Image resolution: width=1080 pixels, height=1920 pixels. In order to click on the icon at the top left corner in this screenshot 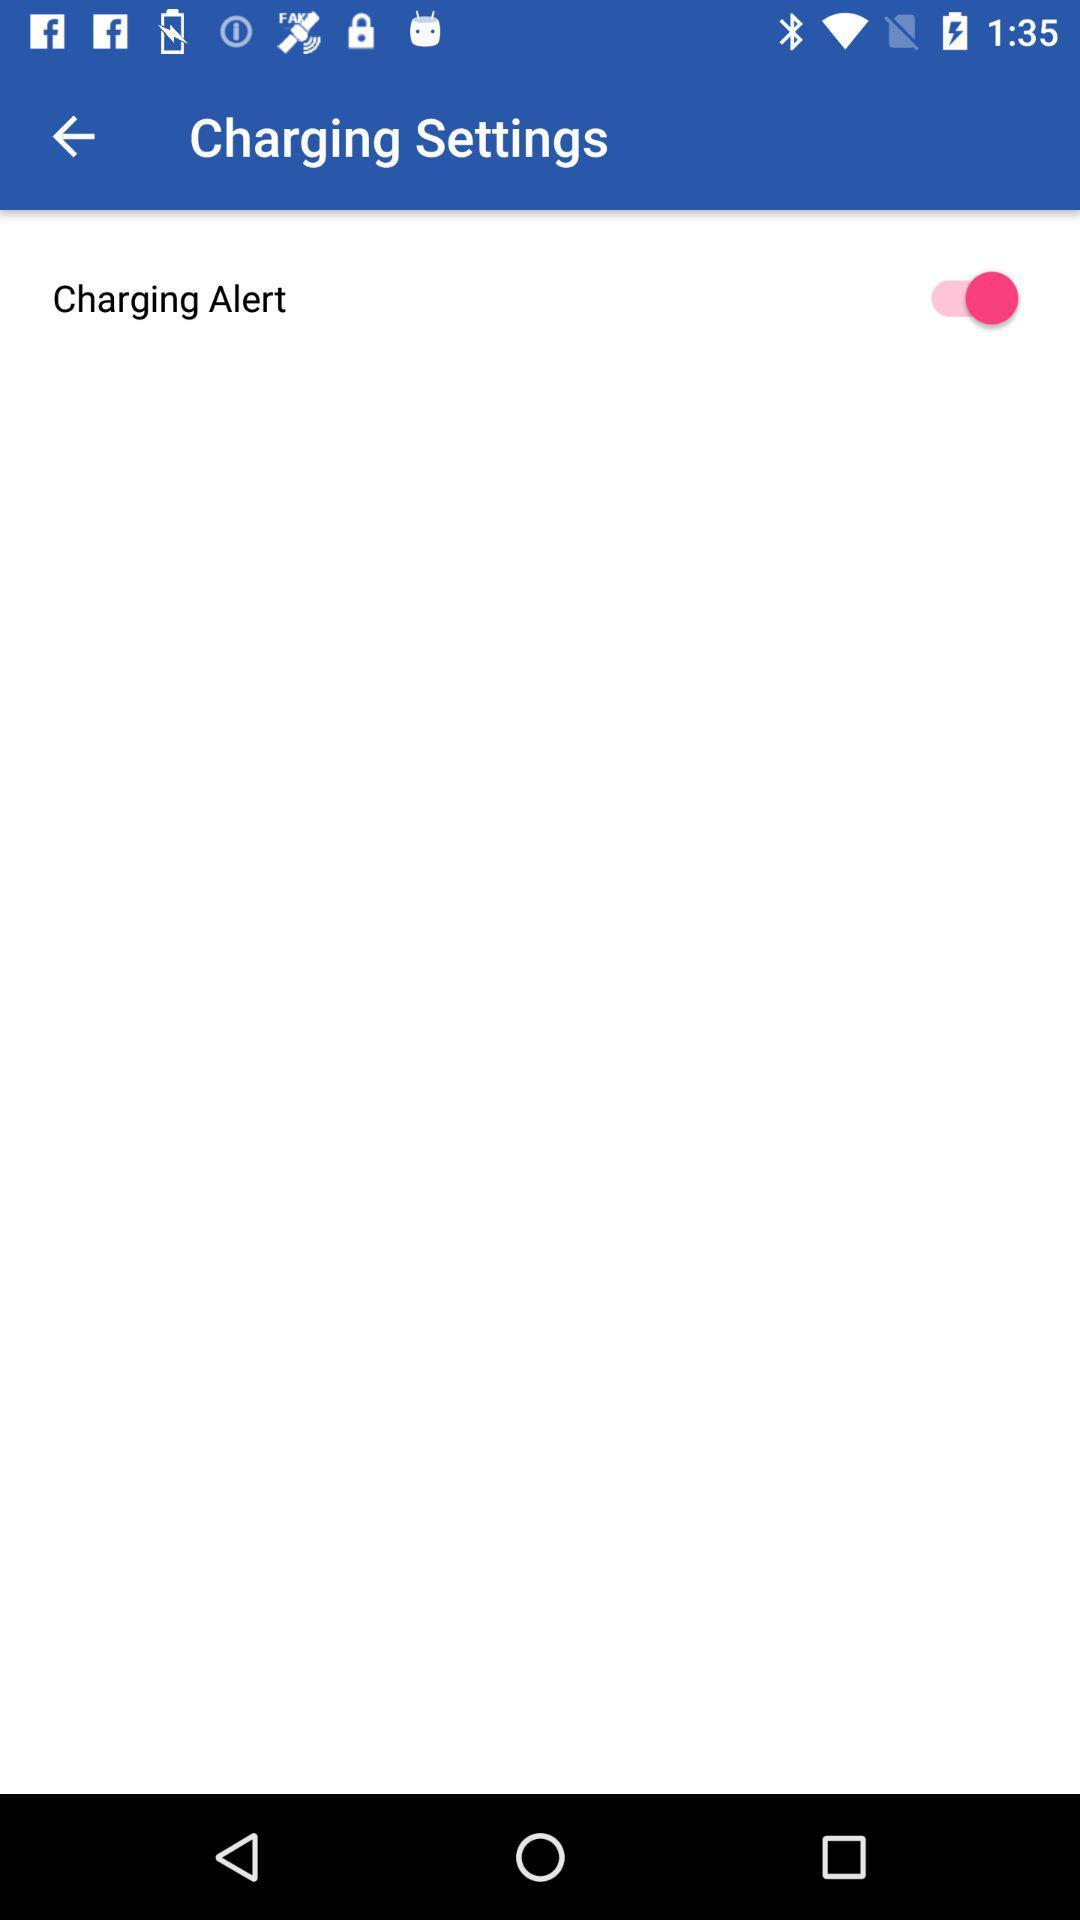, I will do `click(72, 135)`.